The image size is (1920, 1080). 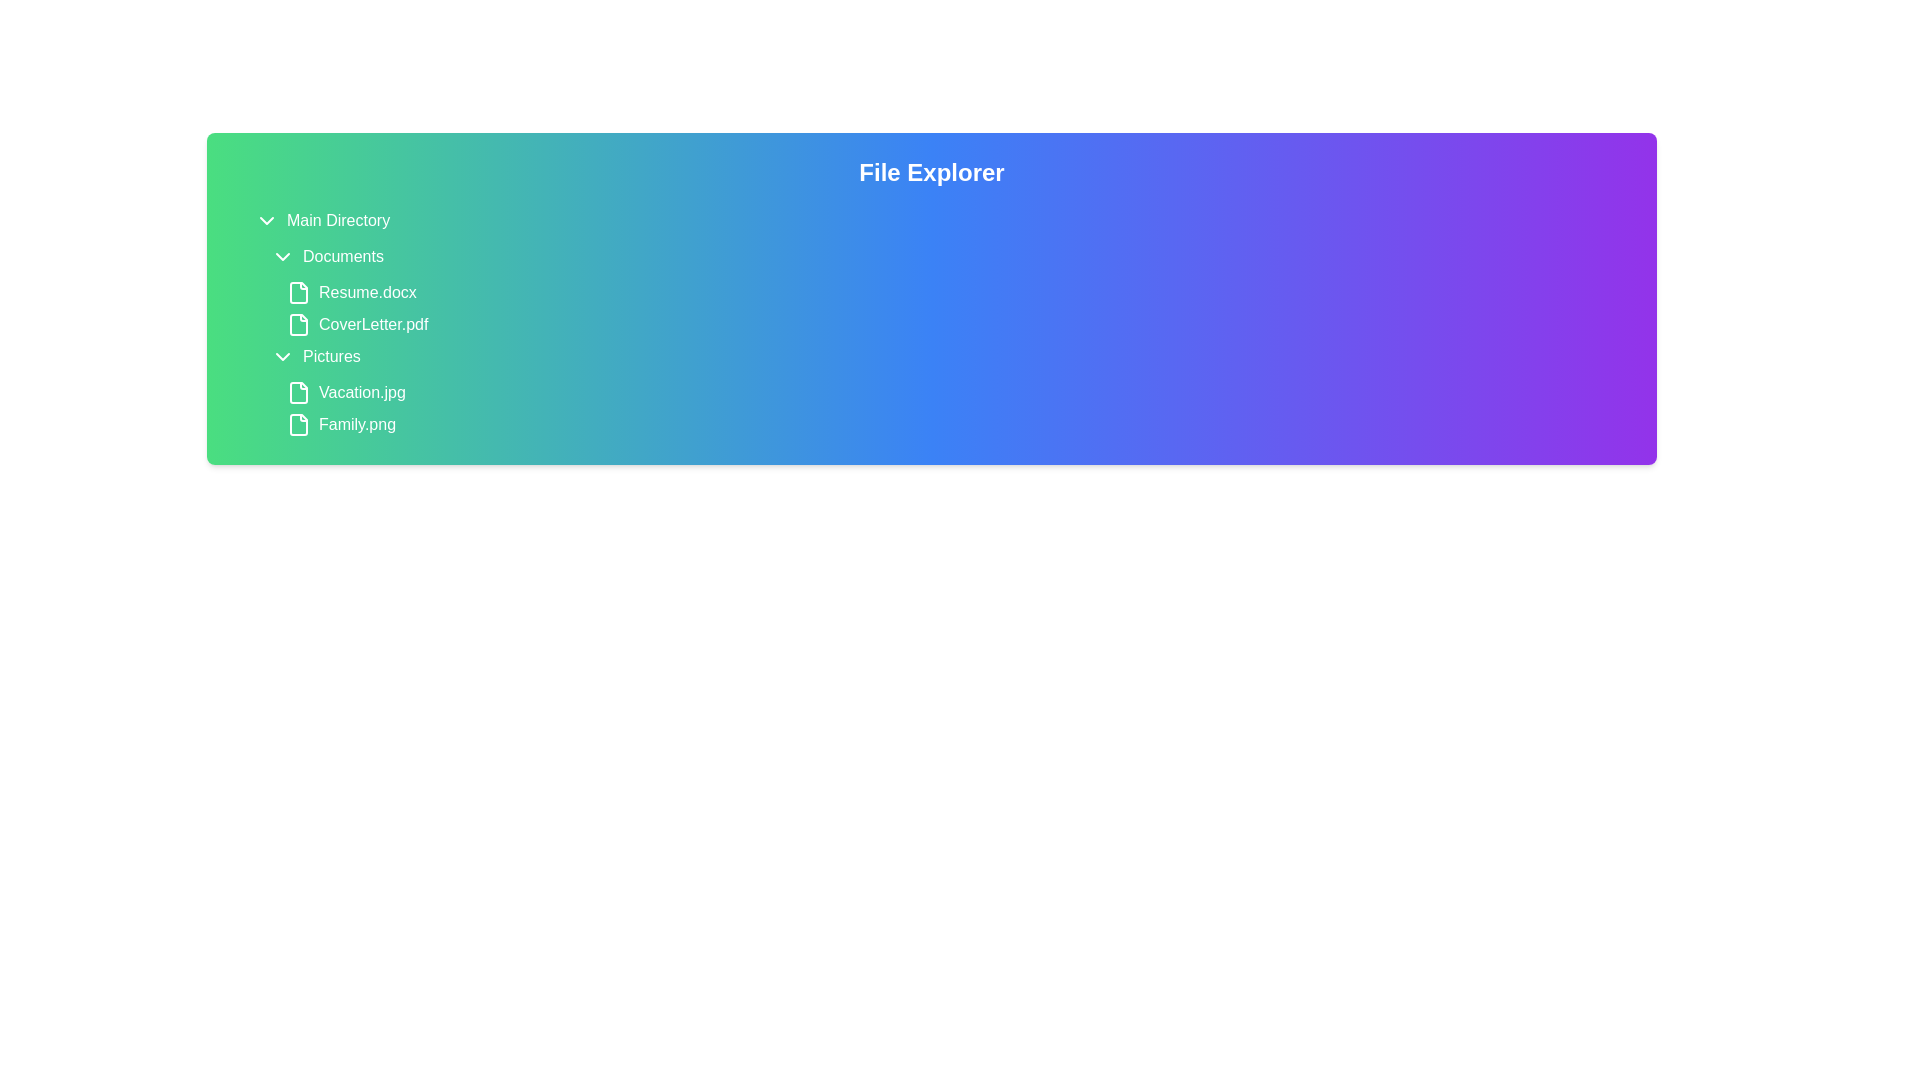 What do you see at coordinates (362, 393) in the screenshot?
I see `the text label displaying the filename 'Vacation.jpg' to show the filename tooltip` at bounding box center [362, 393].